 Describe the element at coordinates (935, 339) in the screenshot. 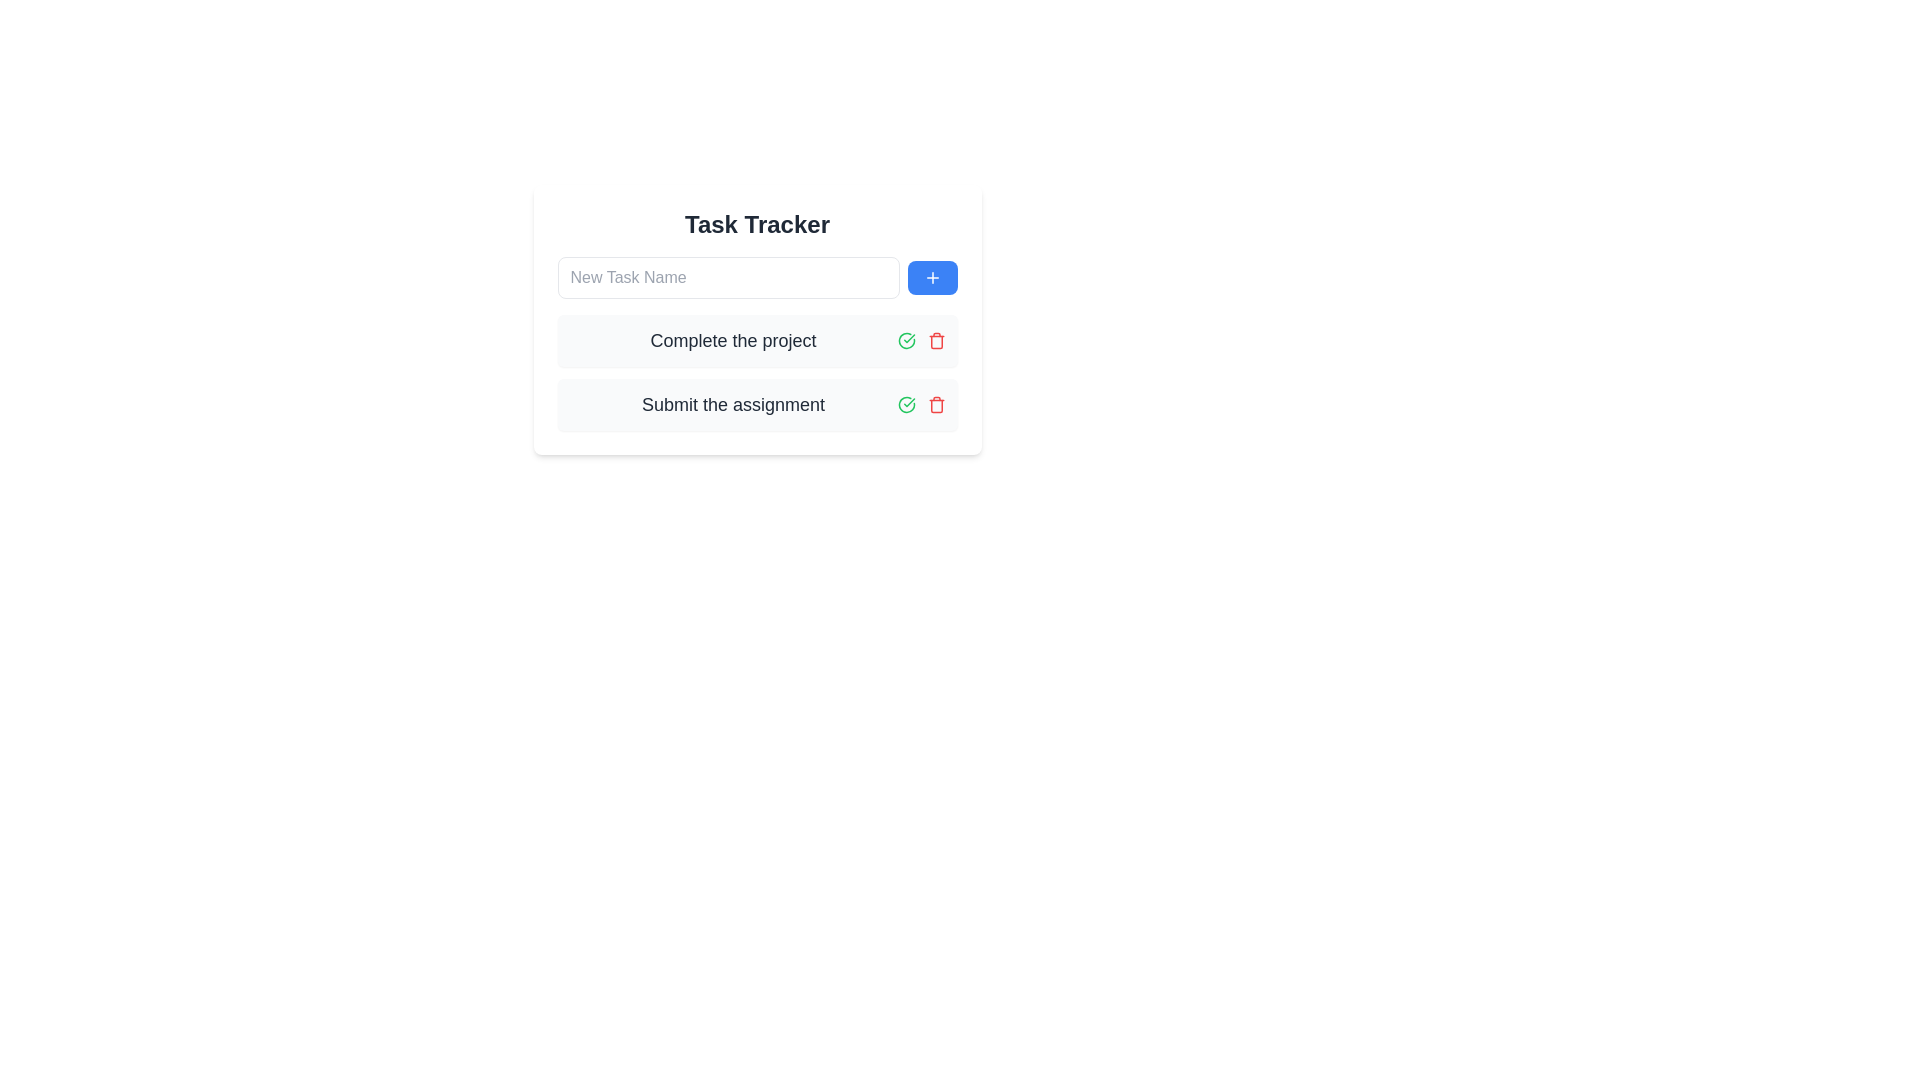

I see `the Icon button located at the right end of a horizontal layout, next to the text 'Complete the project'` at that location.